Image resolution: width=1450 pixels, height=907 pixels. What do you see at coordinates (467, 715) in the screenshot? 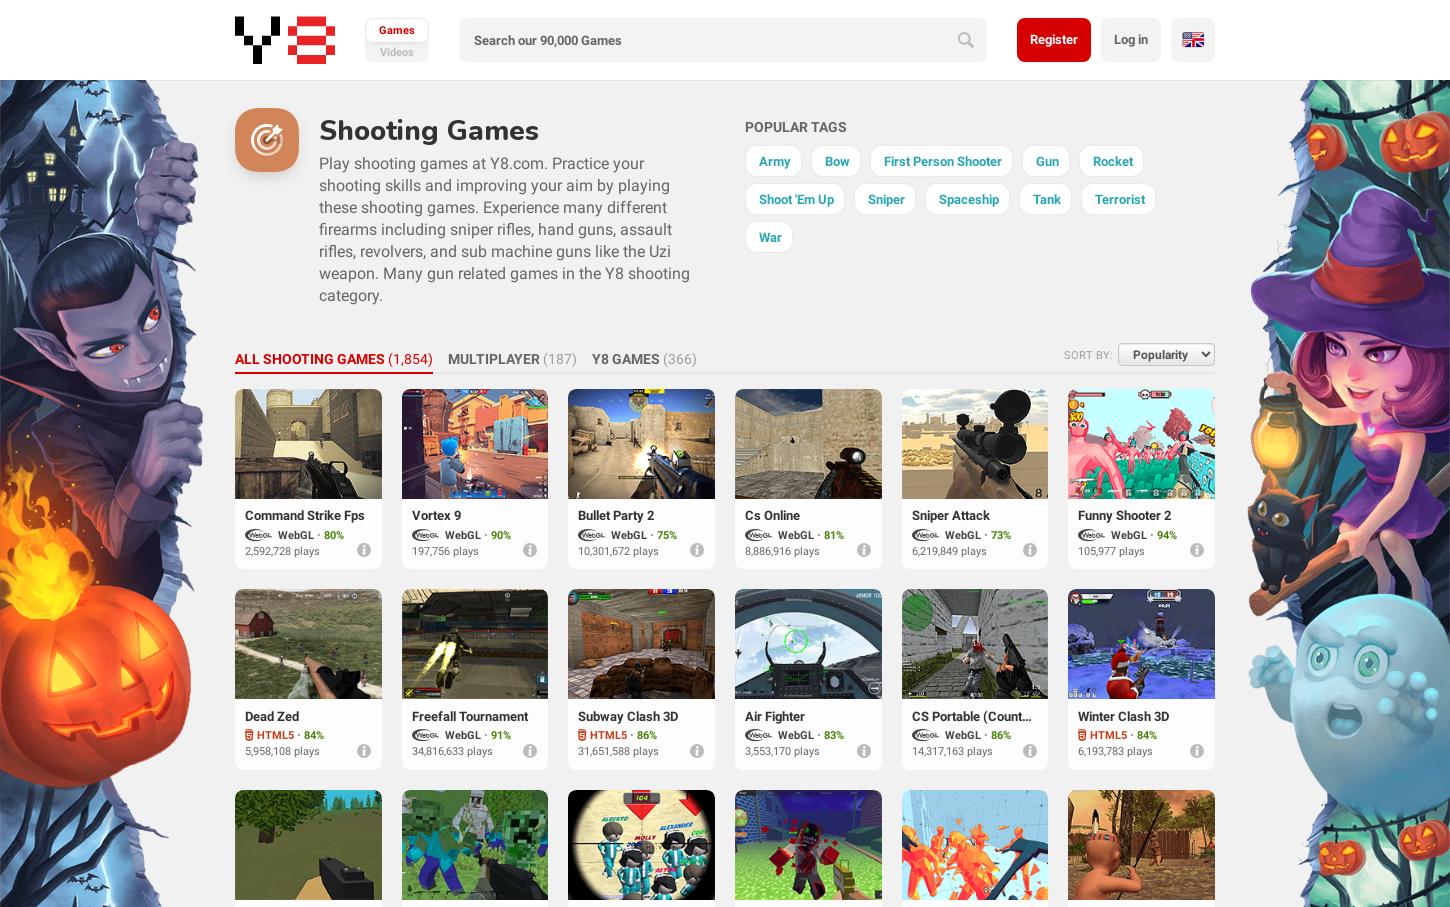
I see `'Freefall Tournament'` at bounding box center [467, 715].